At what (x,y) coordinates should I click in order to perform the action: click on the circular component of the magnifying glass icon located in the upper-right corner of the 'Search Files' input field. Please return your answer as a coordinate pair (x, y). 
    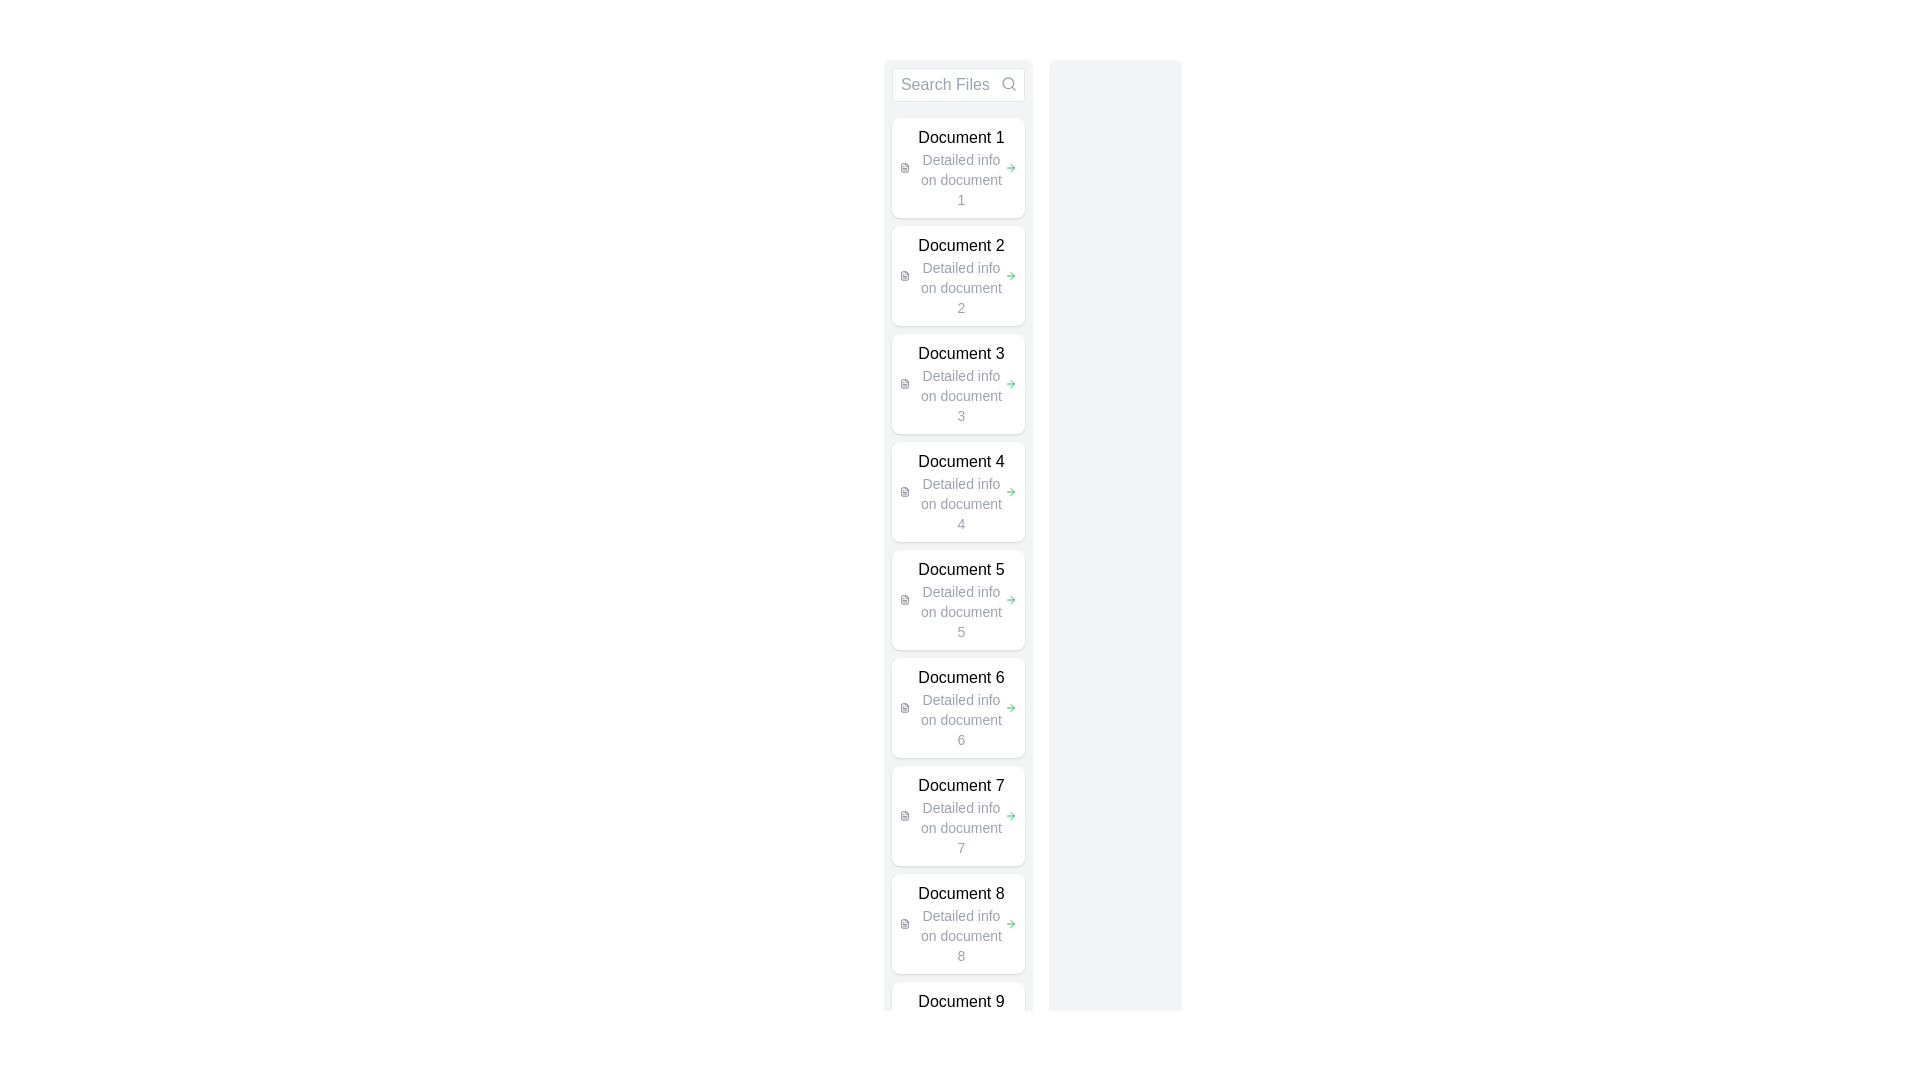
    Looking at the image, I should click on (1008, 82).